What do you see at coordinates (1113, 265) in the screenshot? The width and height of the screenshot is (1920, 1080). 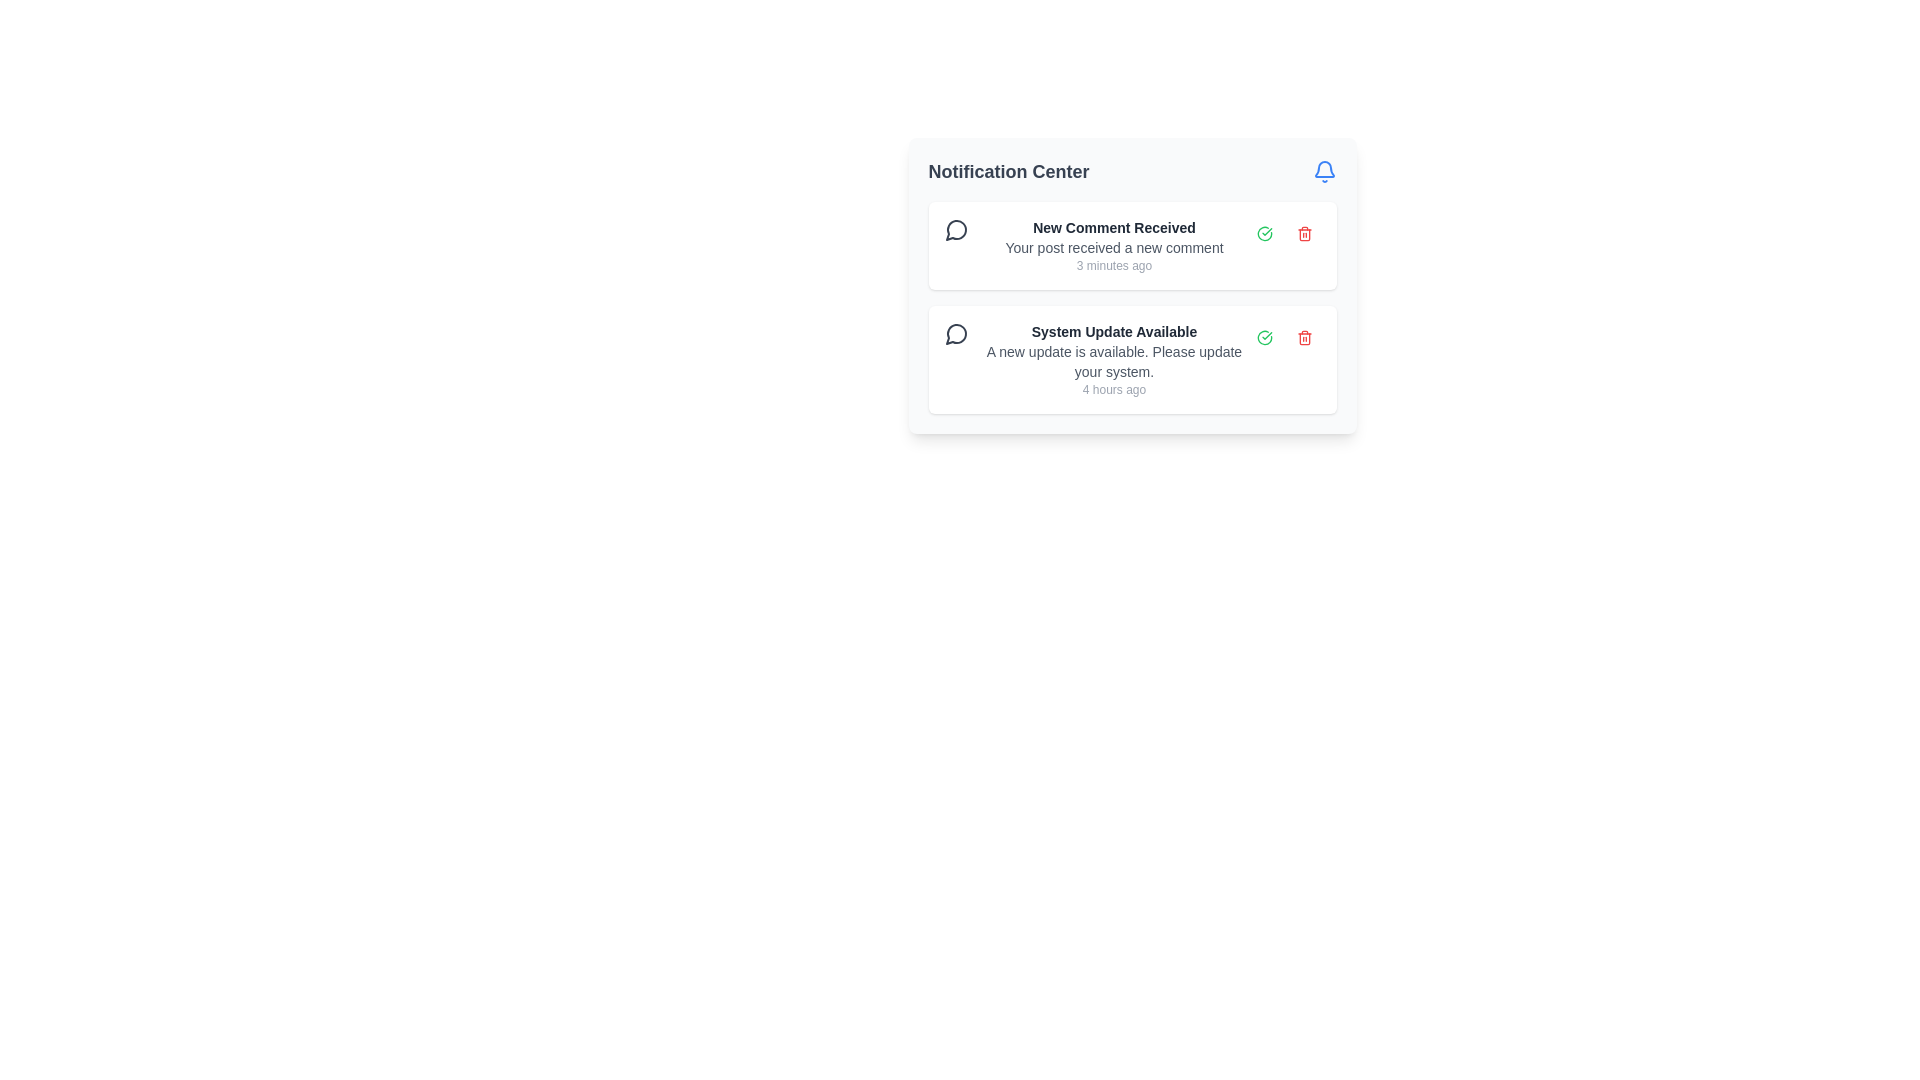 I see `the Text Label that displays the time elapsed since the notification about a new comment was received, located in the bottom-right corner of the notification block labeled 'New Comment Received'` at bounding box center [1113, 265].